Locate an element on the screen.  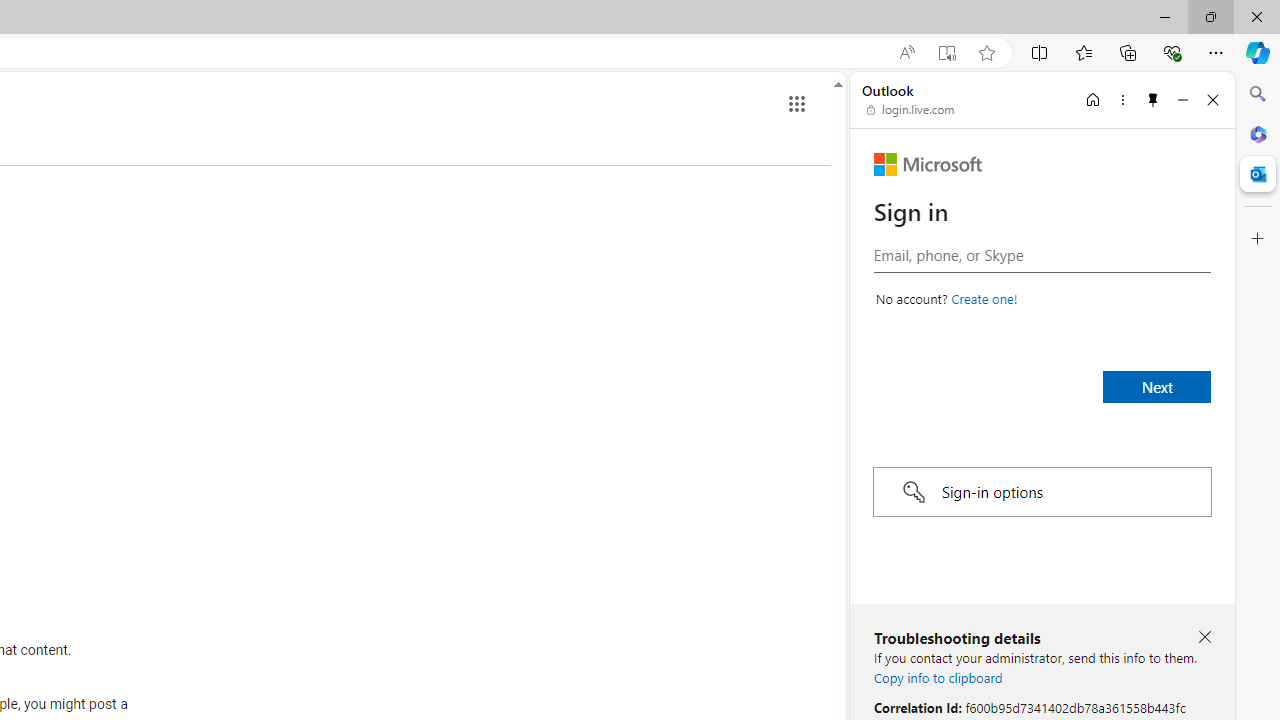
'Microsoft' is located at coordinates (927, 163).